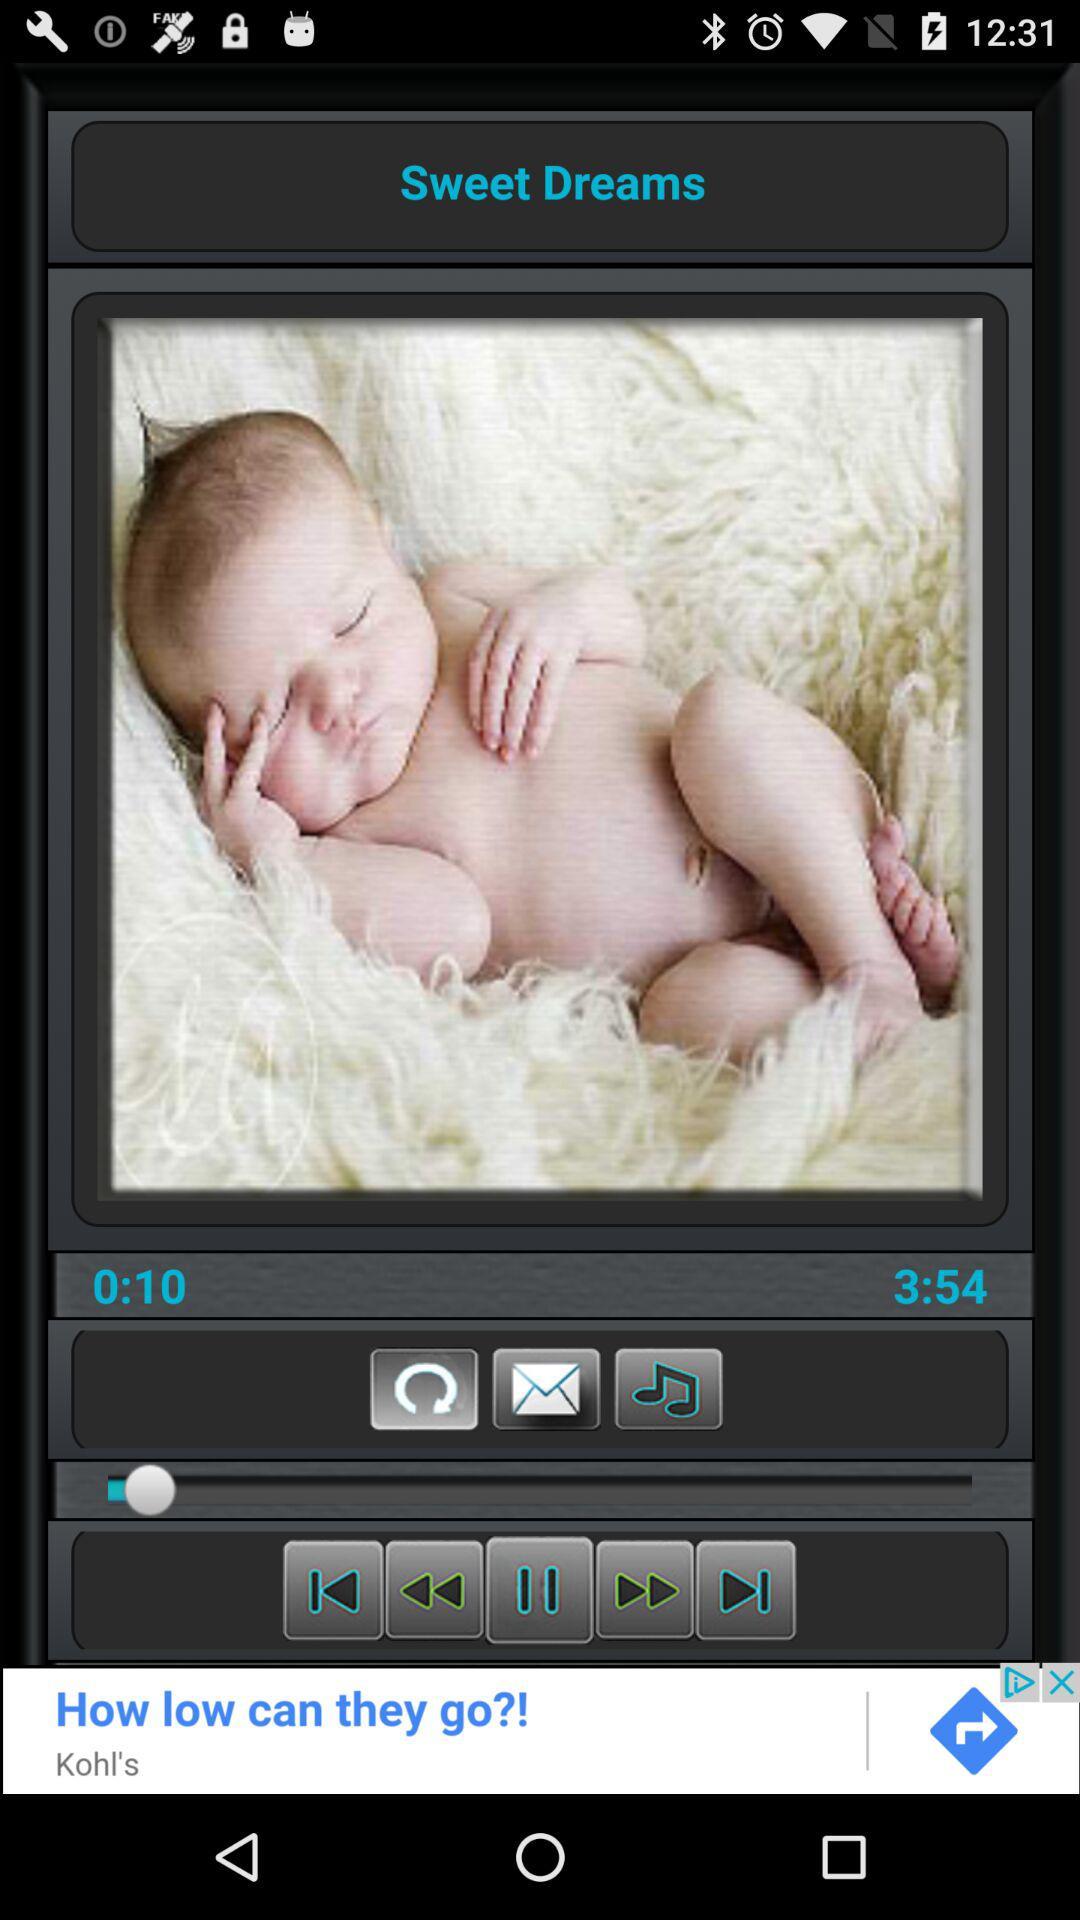 The width and height of the screenshot is (1080, 1920). What do you see at coordinates (332, 1589) in the screenshot?
I see `backword to option` at bounding box center [332, 1589].